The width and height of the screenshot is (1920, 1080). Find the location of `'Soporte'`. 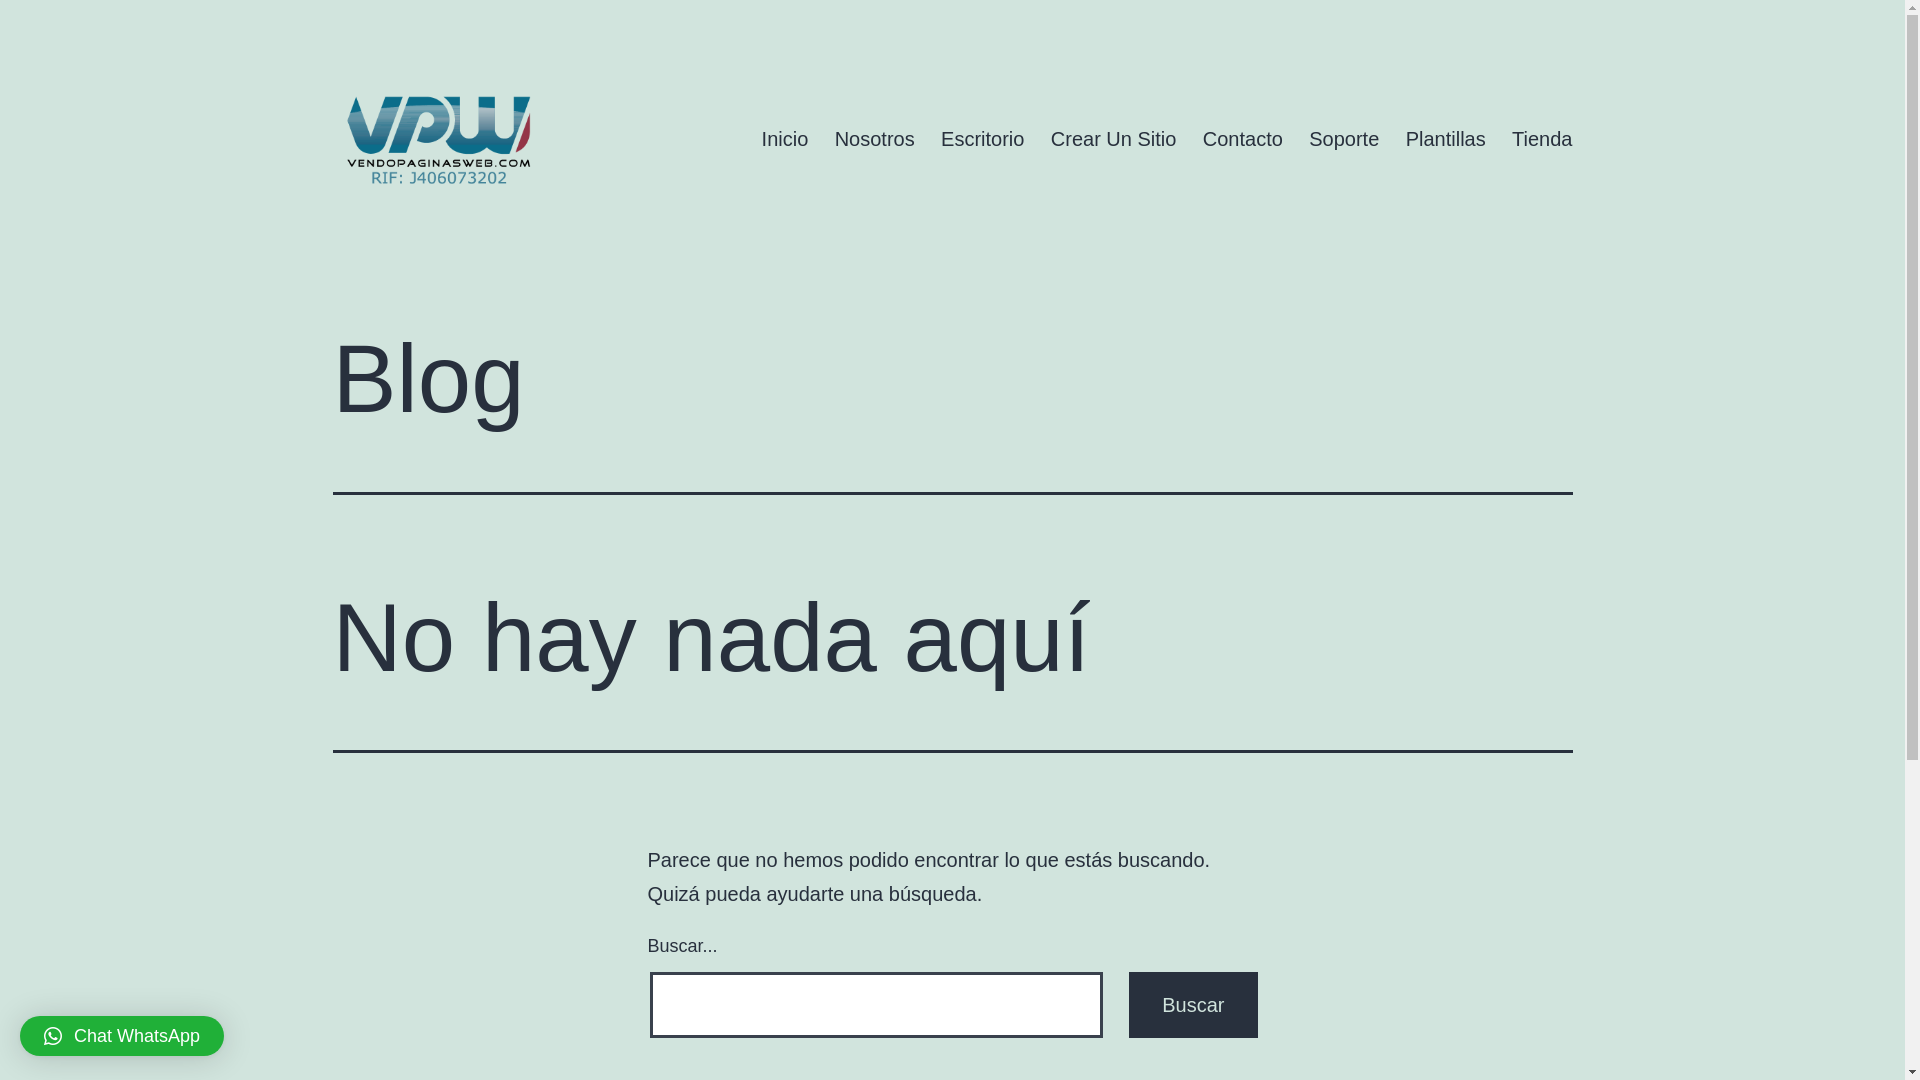

'Soporte' is located at coordinates (1296, 137).